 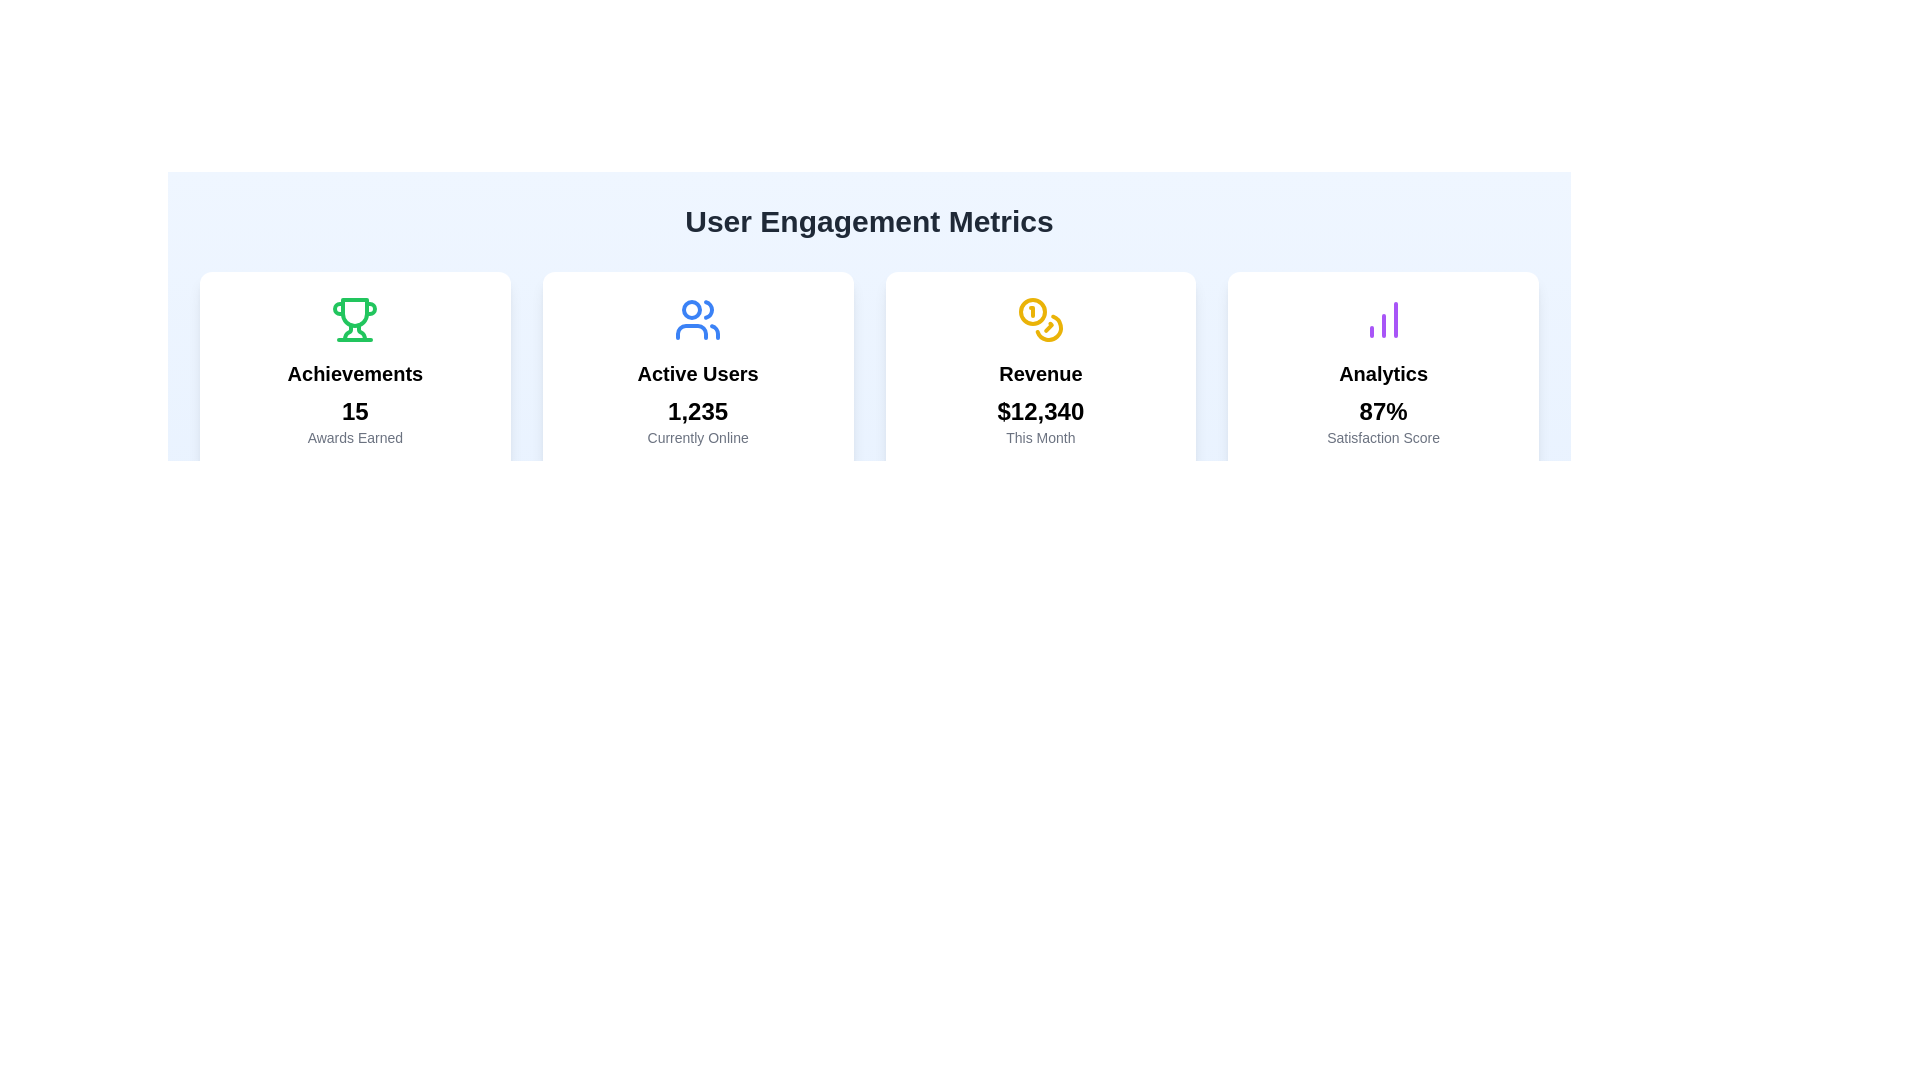 I want to click on the Label that describes the time range for the revenue amount within the 'Revenue' card, located in the third column, so click(x=1040, y=437).